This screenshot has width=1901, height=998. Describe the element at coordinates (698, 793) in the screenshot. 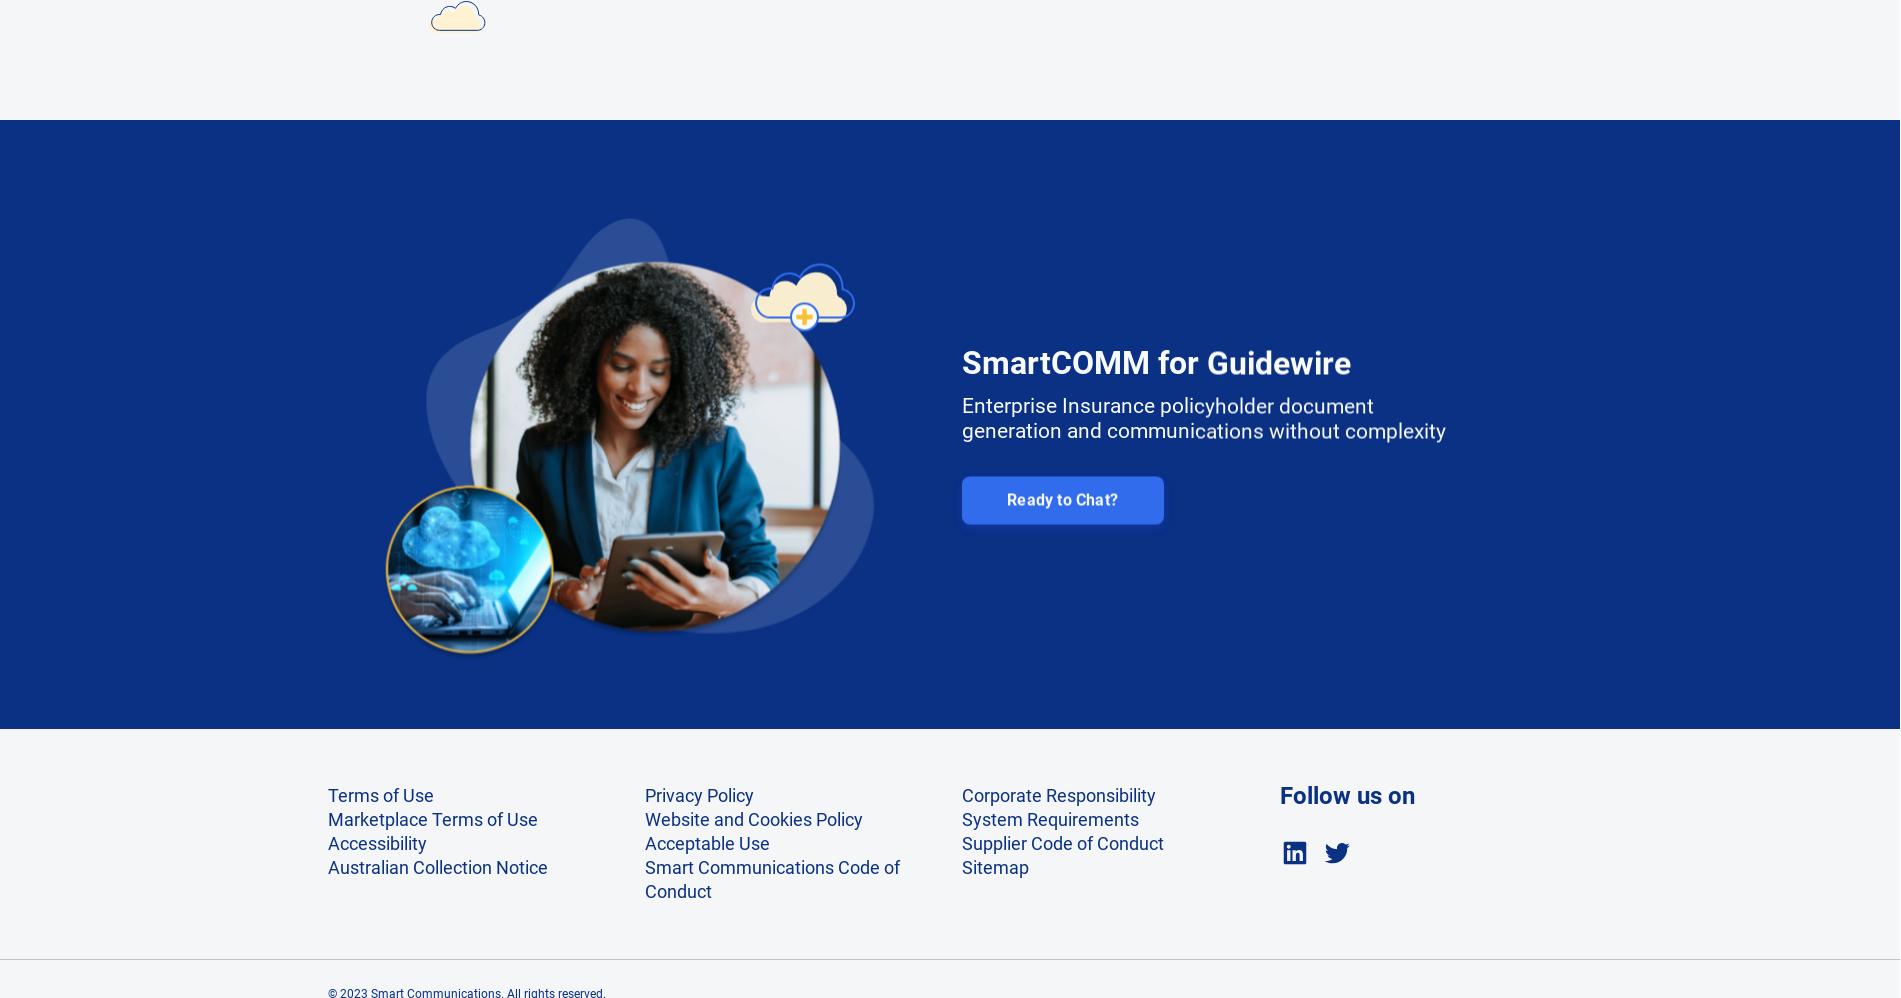

I see `'Privacy Policy'` at that location.